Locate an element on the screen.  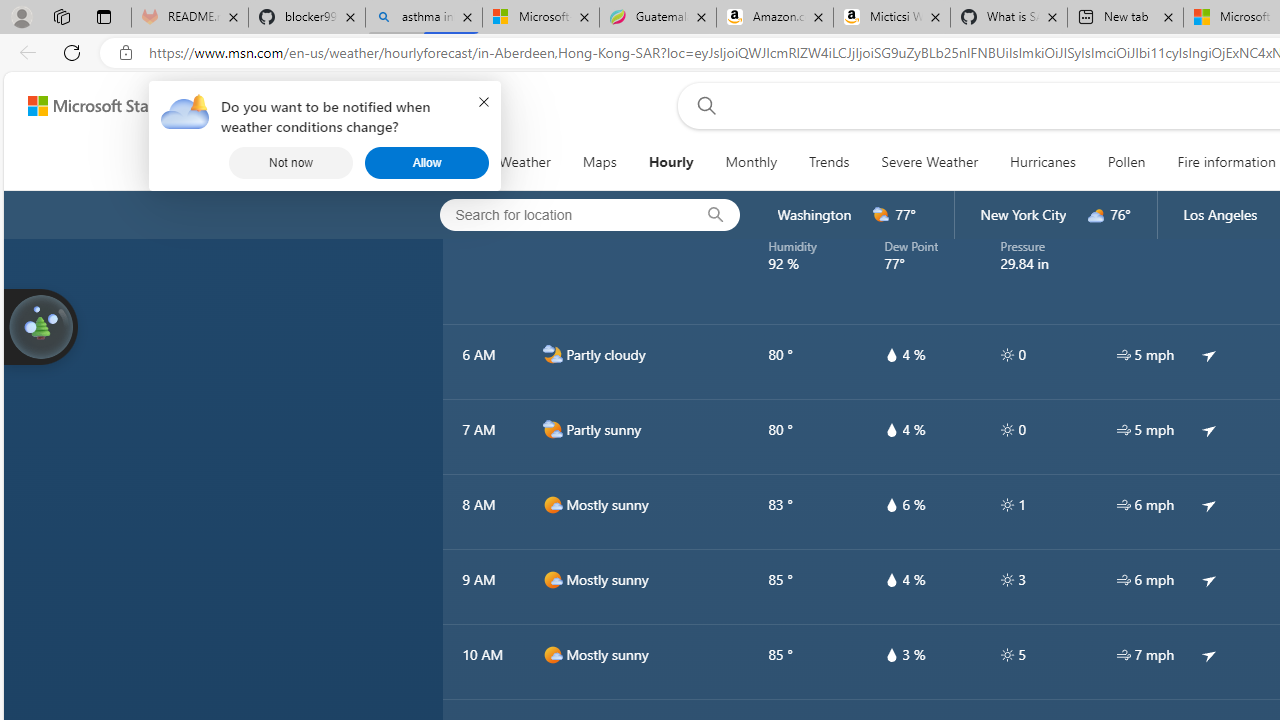
'Pollen' is located at coordinates (1126, 162).